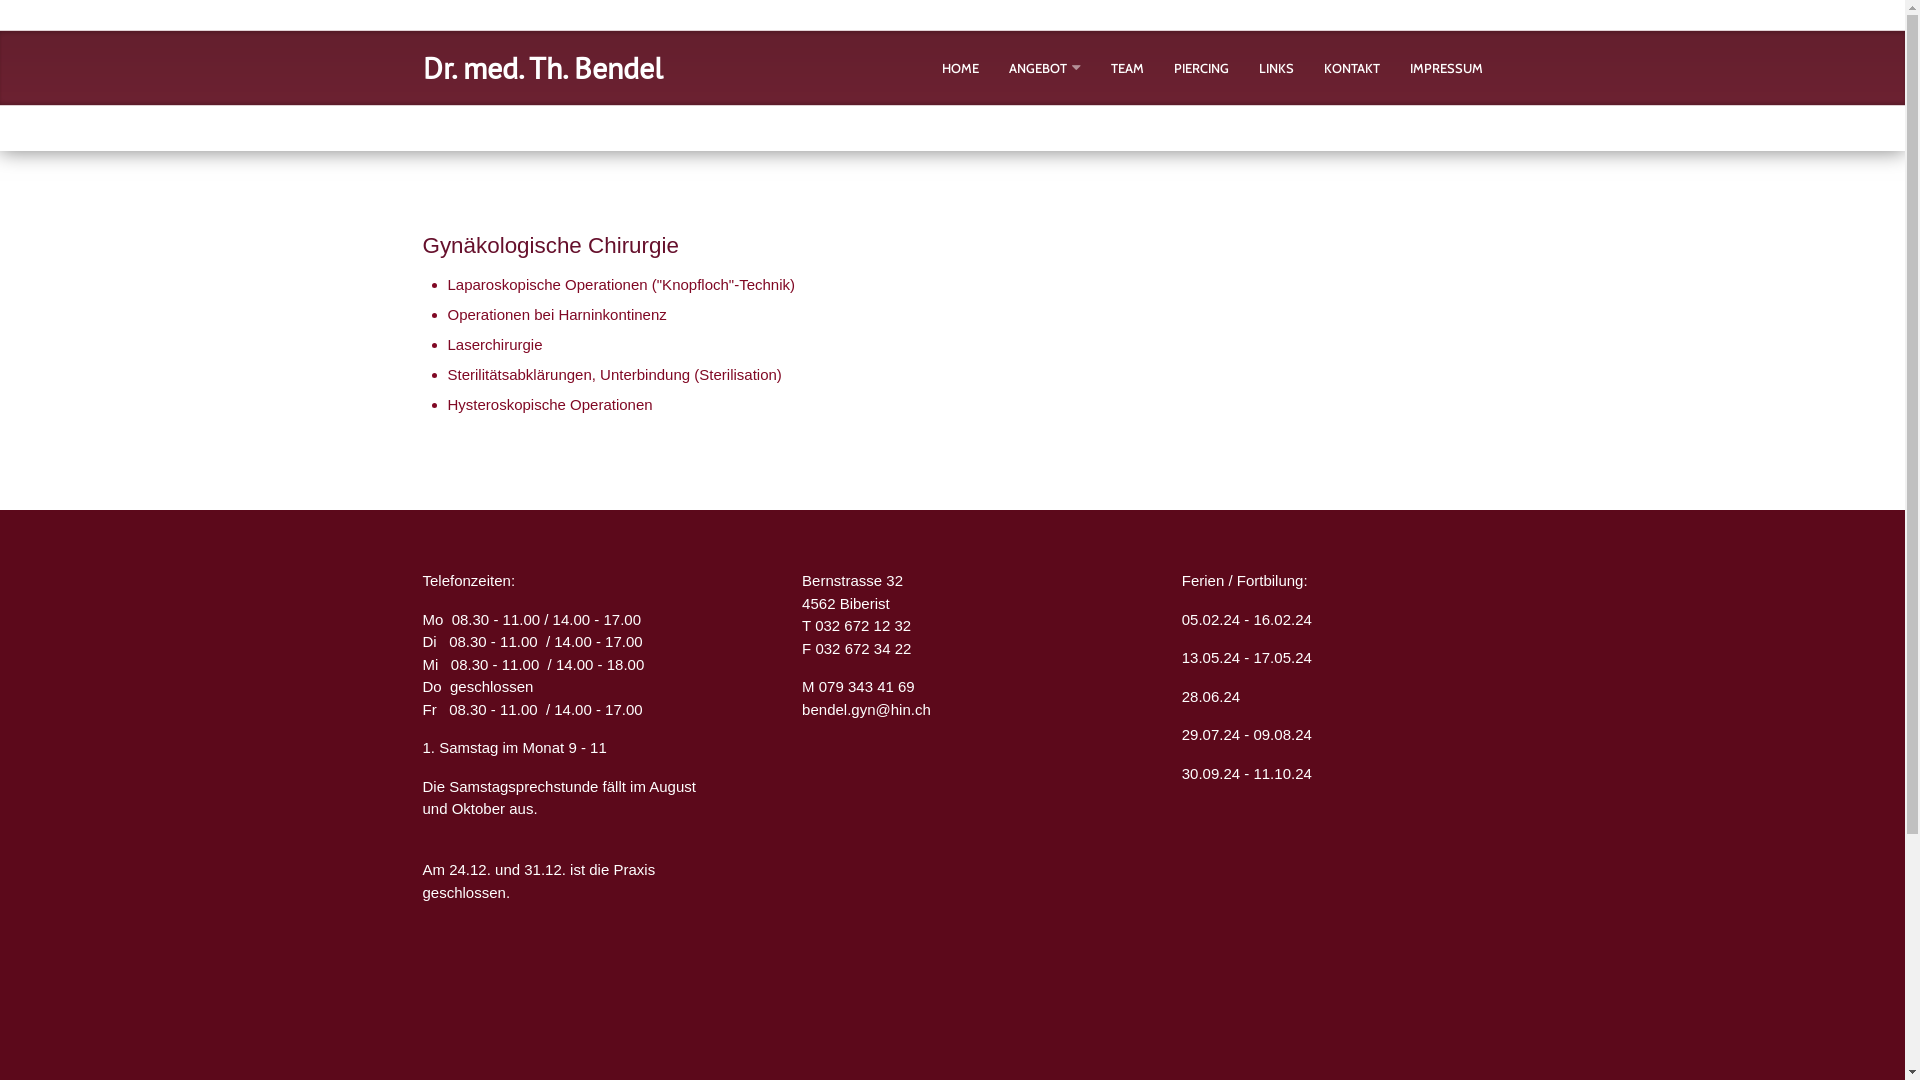 This screenshot has width=1920, height=1080. Describe the element at coordinates (1200, 67) in the screenshot. I see `'PIERCING'` at that location.